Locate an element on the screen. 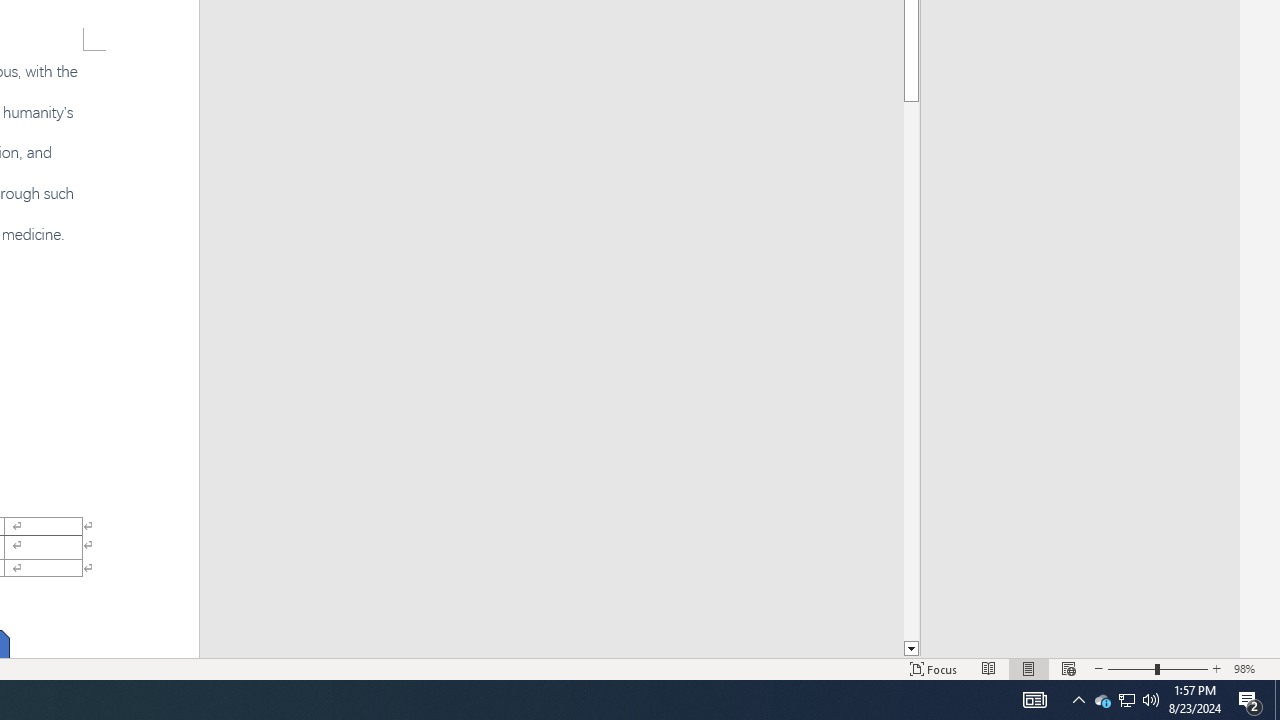 This screenshot has height=720, width=1280. 'Read Mode' is located at coordinates (988, 669).